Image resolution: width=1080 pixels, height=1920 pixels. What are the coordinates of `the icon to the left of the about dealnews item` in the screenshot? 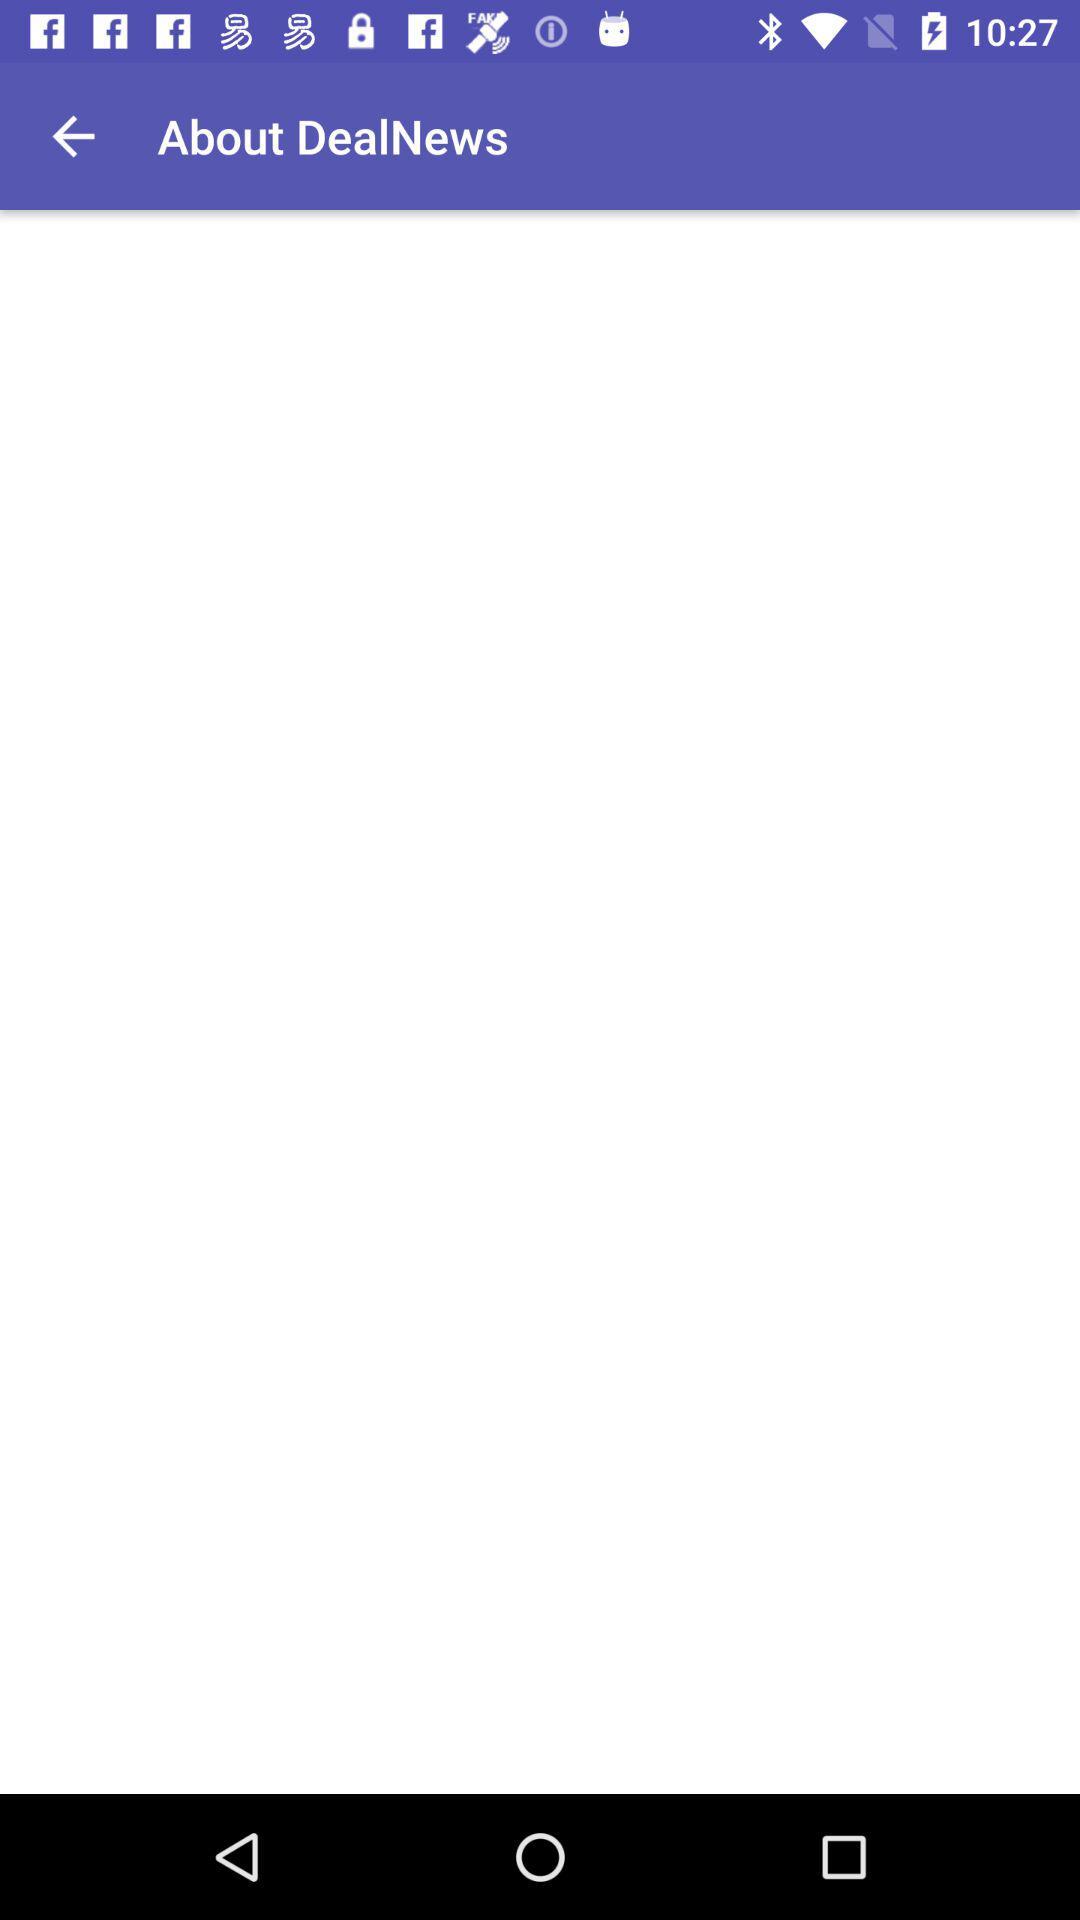 It's located at (72, 135).